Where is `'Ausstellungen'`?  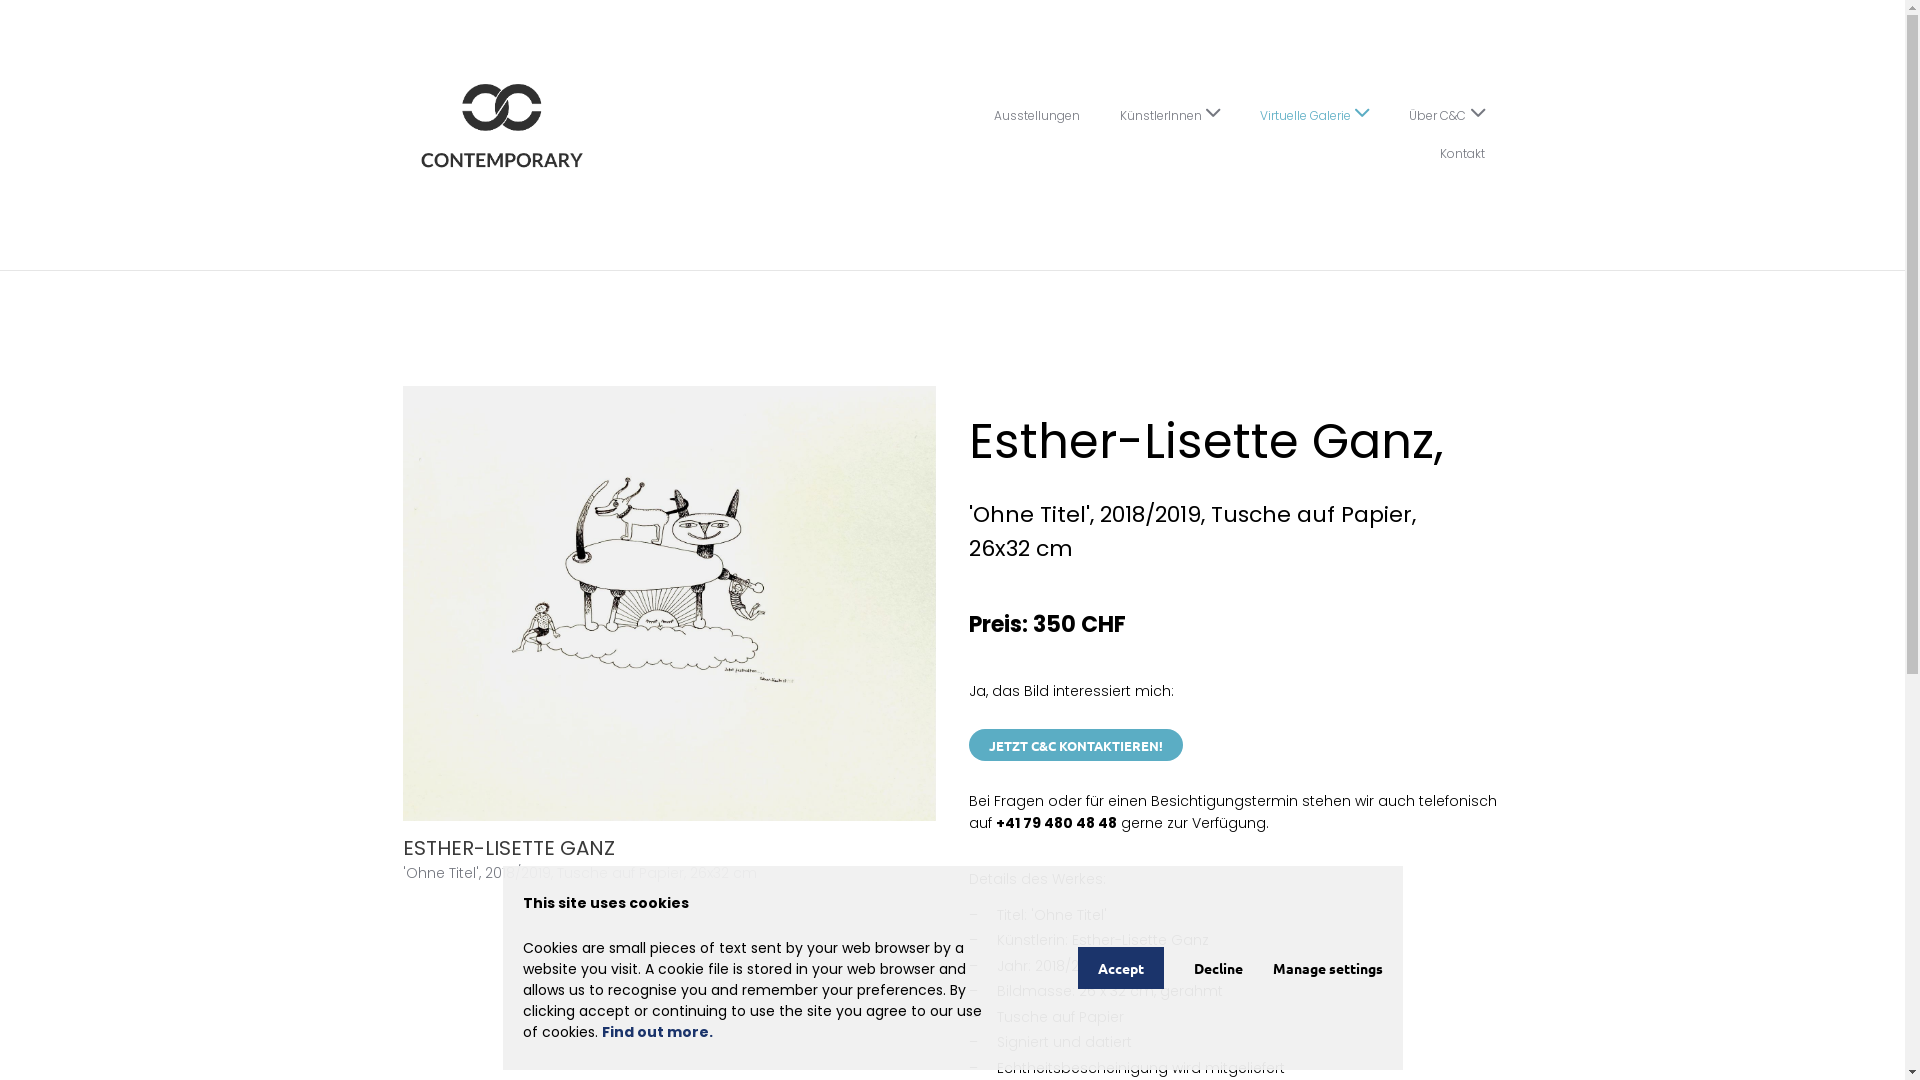 'Ausstellungen' is located at coordinates (1036, 115).